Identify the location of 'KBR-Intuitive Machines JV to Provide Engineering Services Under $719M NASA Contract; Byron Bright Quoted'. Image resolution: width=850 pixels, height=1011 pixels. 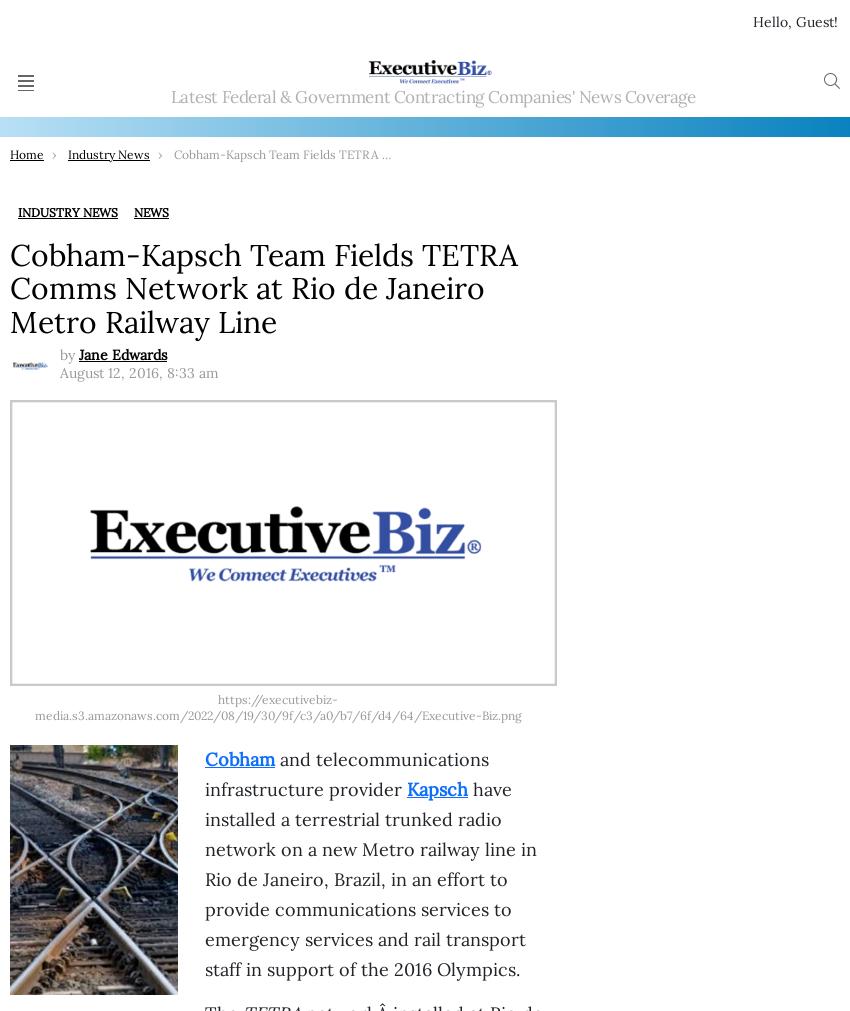
(423, 559).